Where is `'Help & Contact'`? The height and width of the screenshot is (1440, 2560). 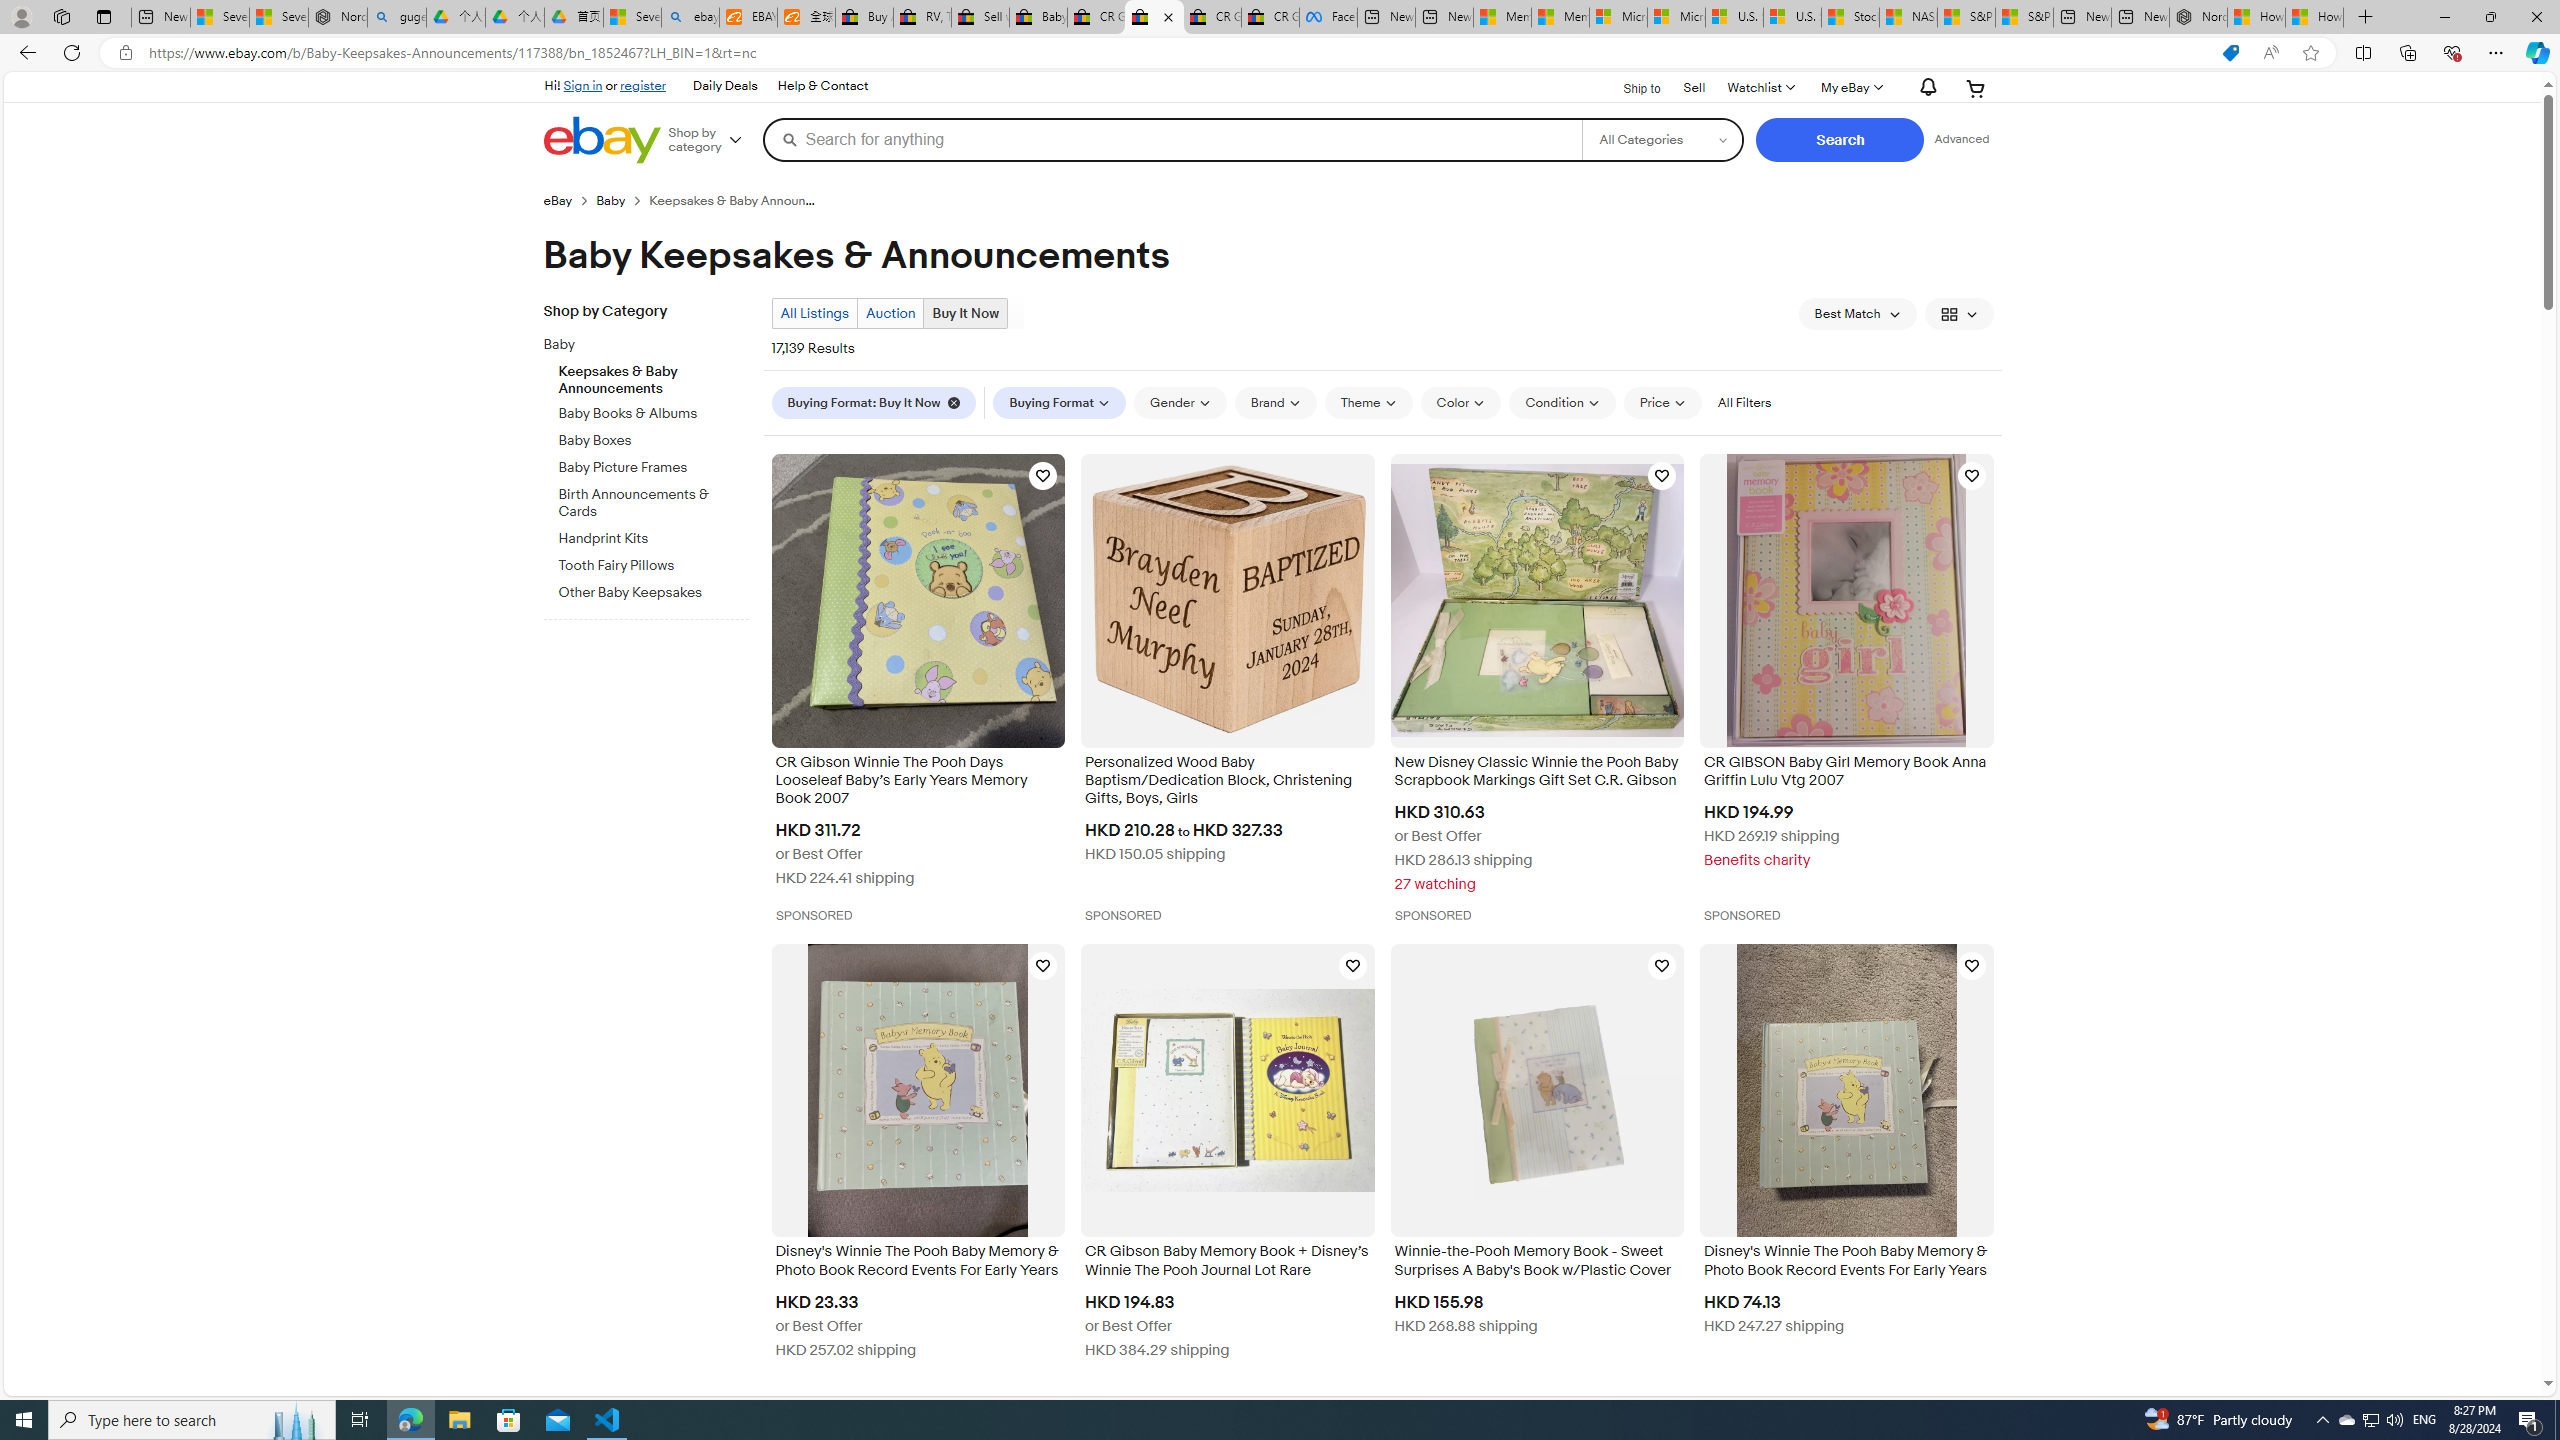
'Help & Contact' is located at coordinates (820, 85).